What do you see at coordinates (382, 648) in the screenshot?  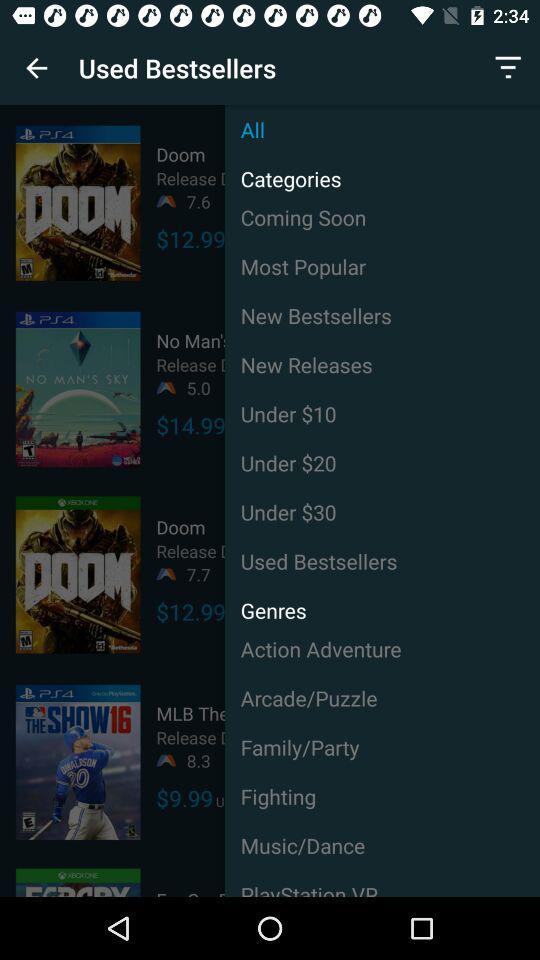 I see `the item below the used item` at bounding box center [382, 648].